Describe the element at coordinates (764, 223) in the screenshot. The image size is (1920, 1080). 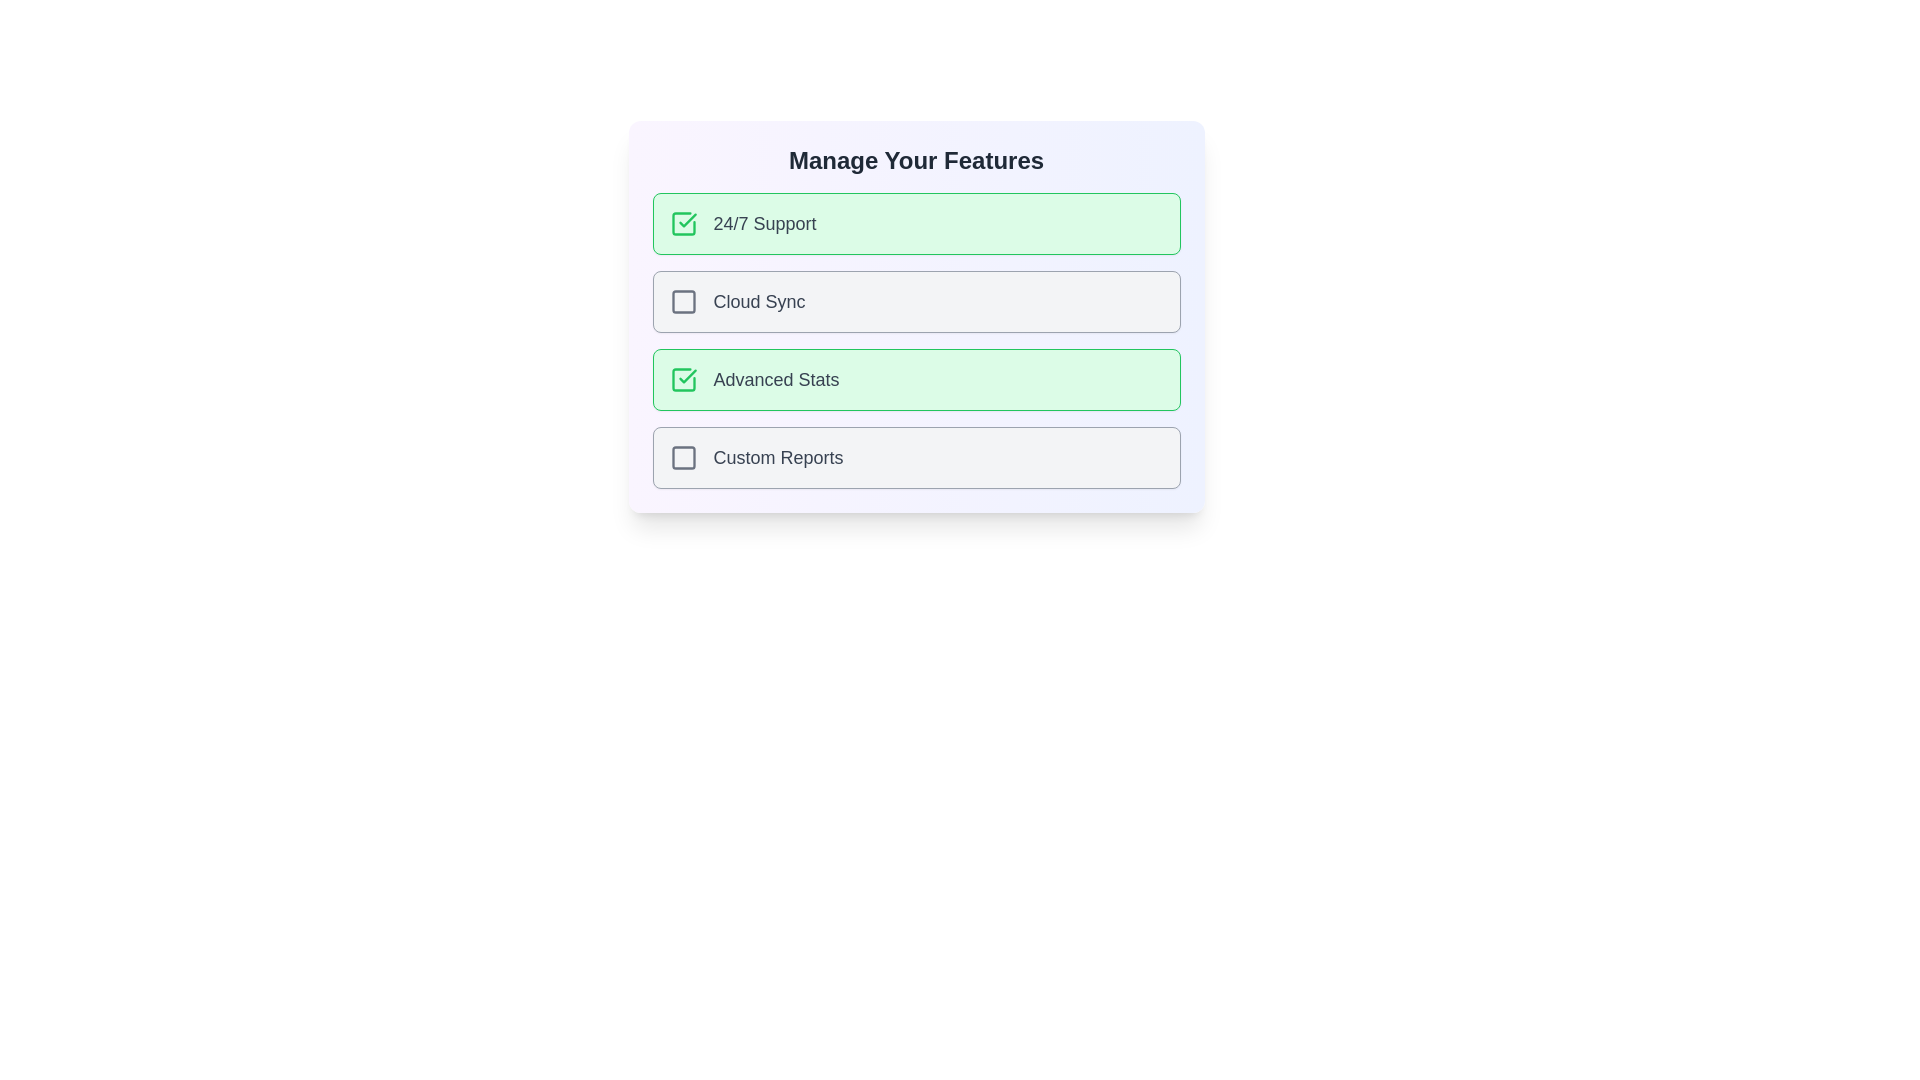
I see `the text label associated with the '24/7 Support' feature to associate it with its respective feature` at that location.